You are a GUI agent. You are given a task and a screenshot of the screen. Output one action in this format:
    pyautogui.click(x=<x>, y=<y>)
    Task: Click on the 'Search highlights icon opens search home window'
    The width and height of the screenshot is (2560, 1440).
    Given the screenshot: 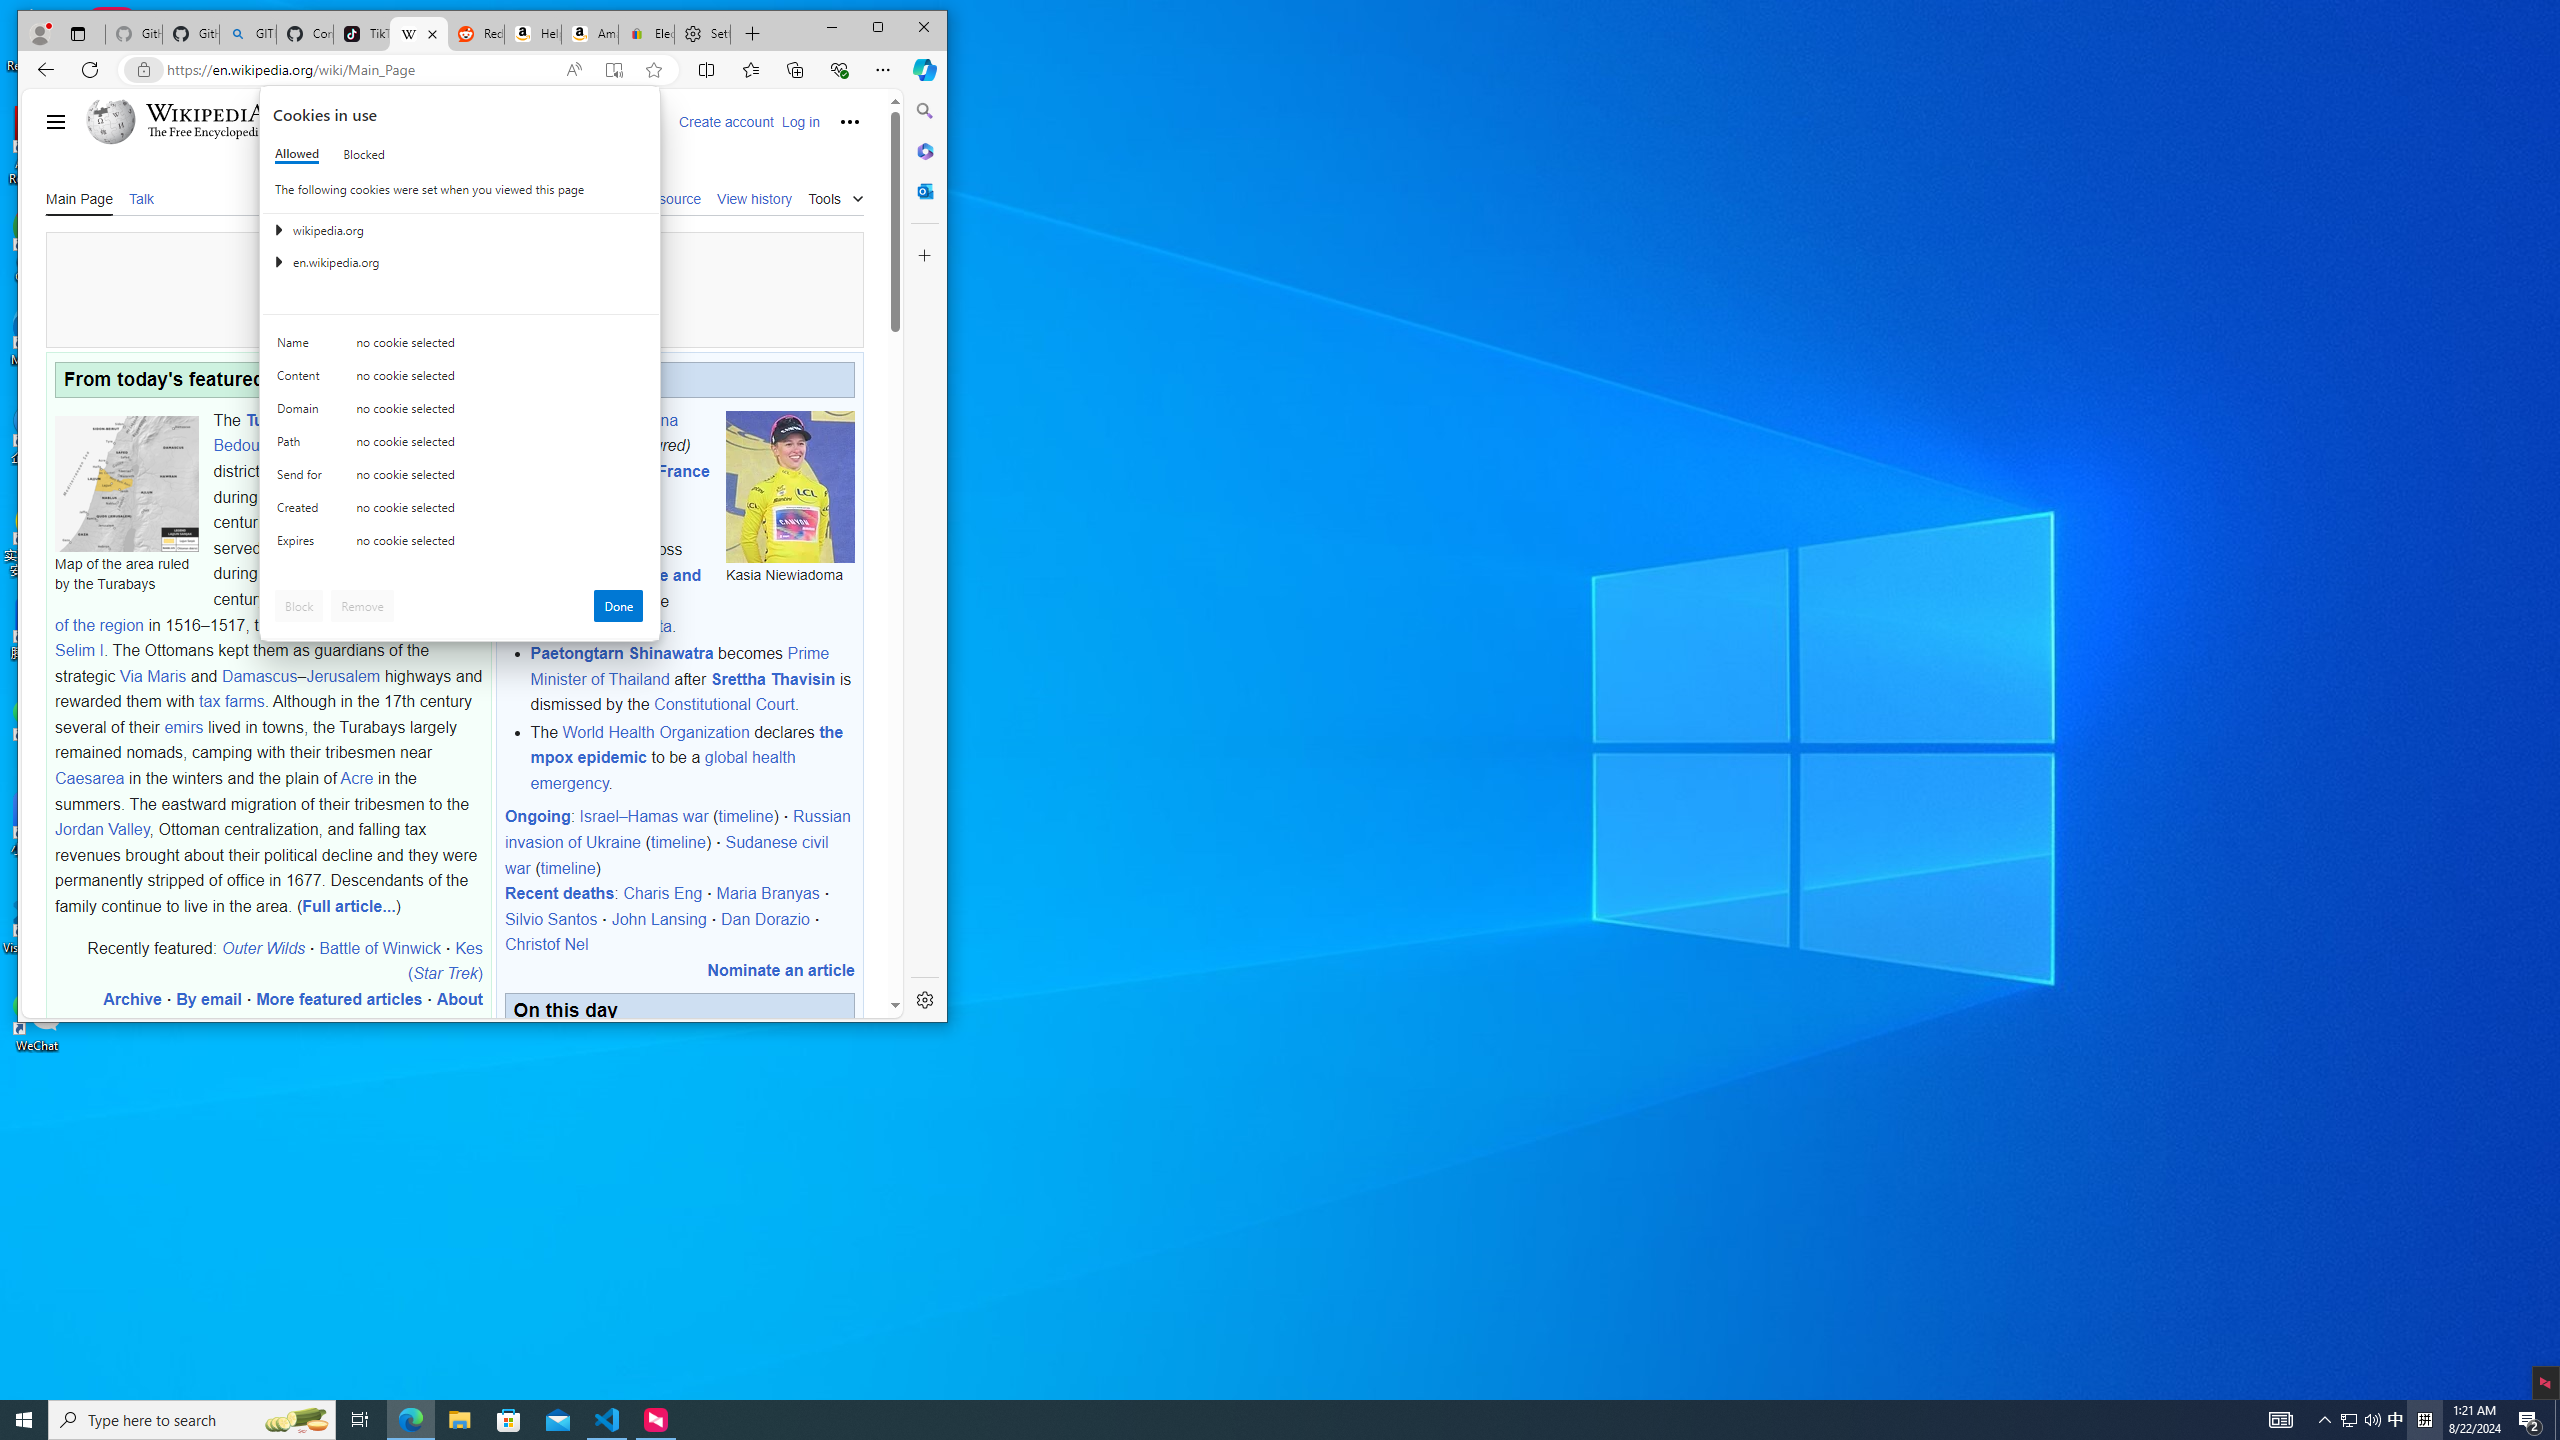 What is the action you would take?
    pyautogui.click(x=294, y=1418)
    